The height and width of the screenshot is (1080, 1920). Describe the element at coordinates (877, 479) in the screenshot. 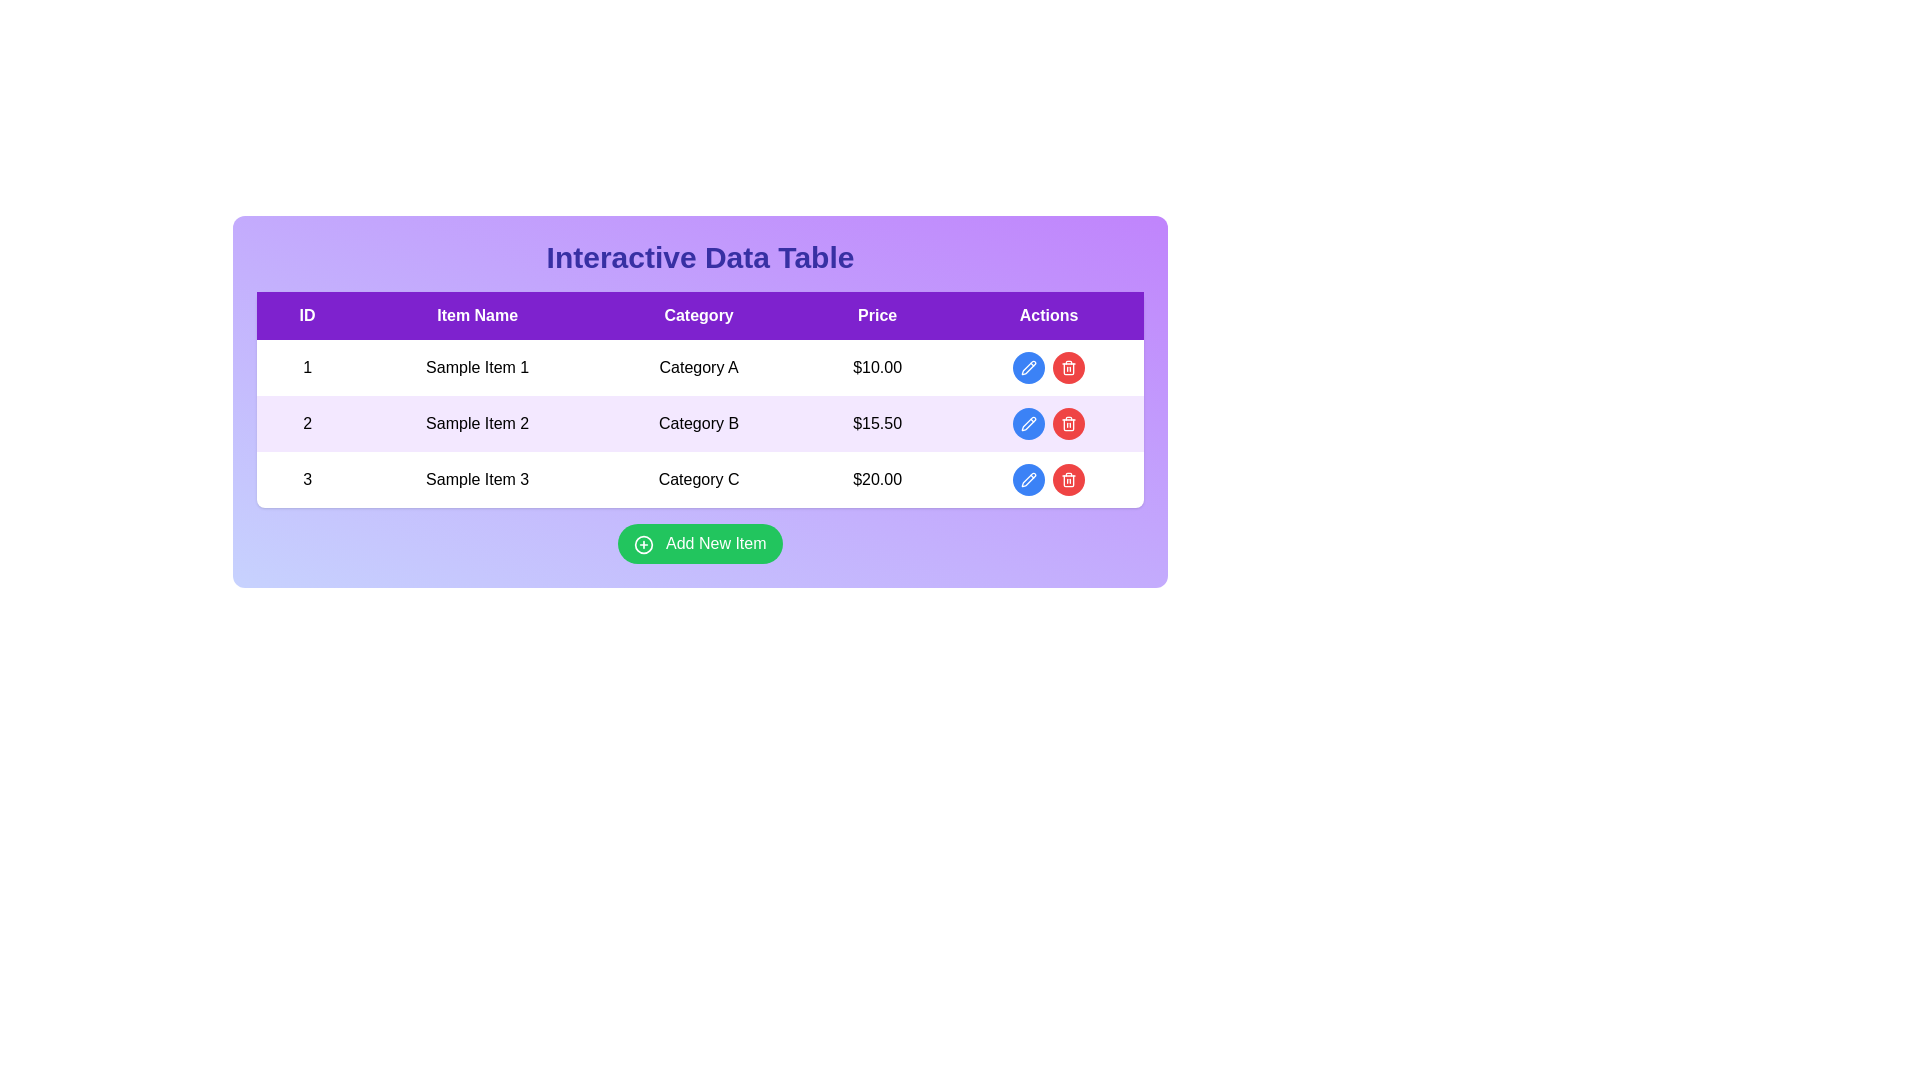

I see `the static text label displaying the price "$20.00" in the Price column of the data table, which is aligned with "Sample Item 3."` at that location.